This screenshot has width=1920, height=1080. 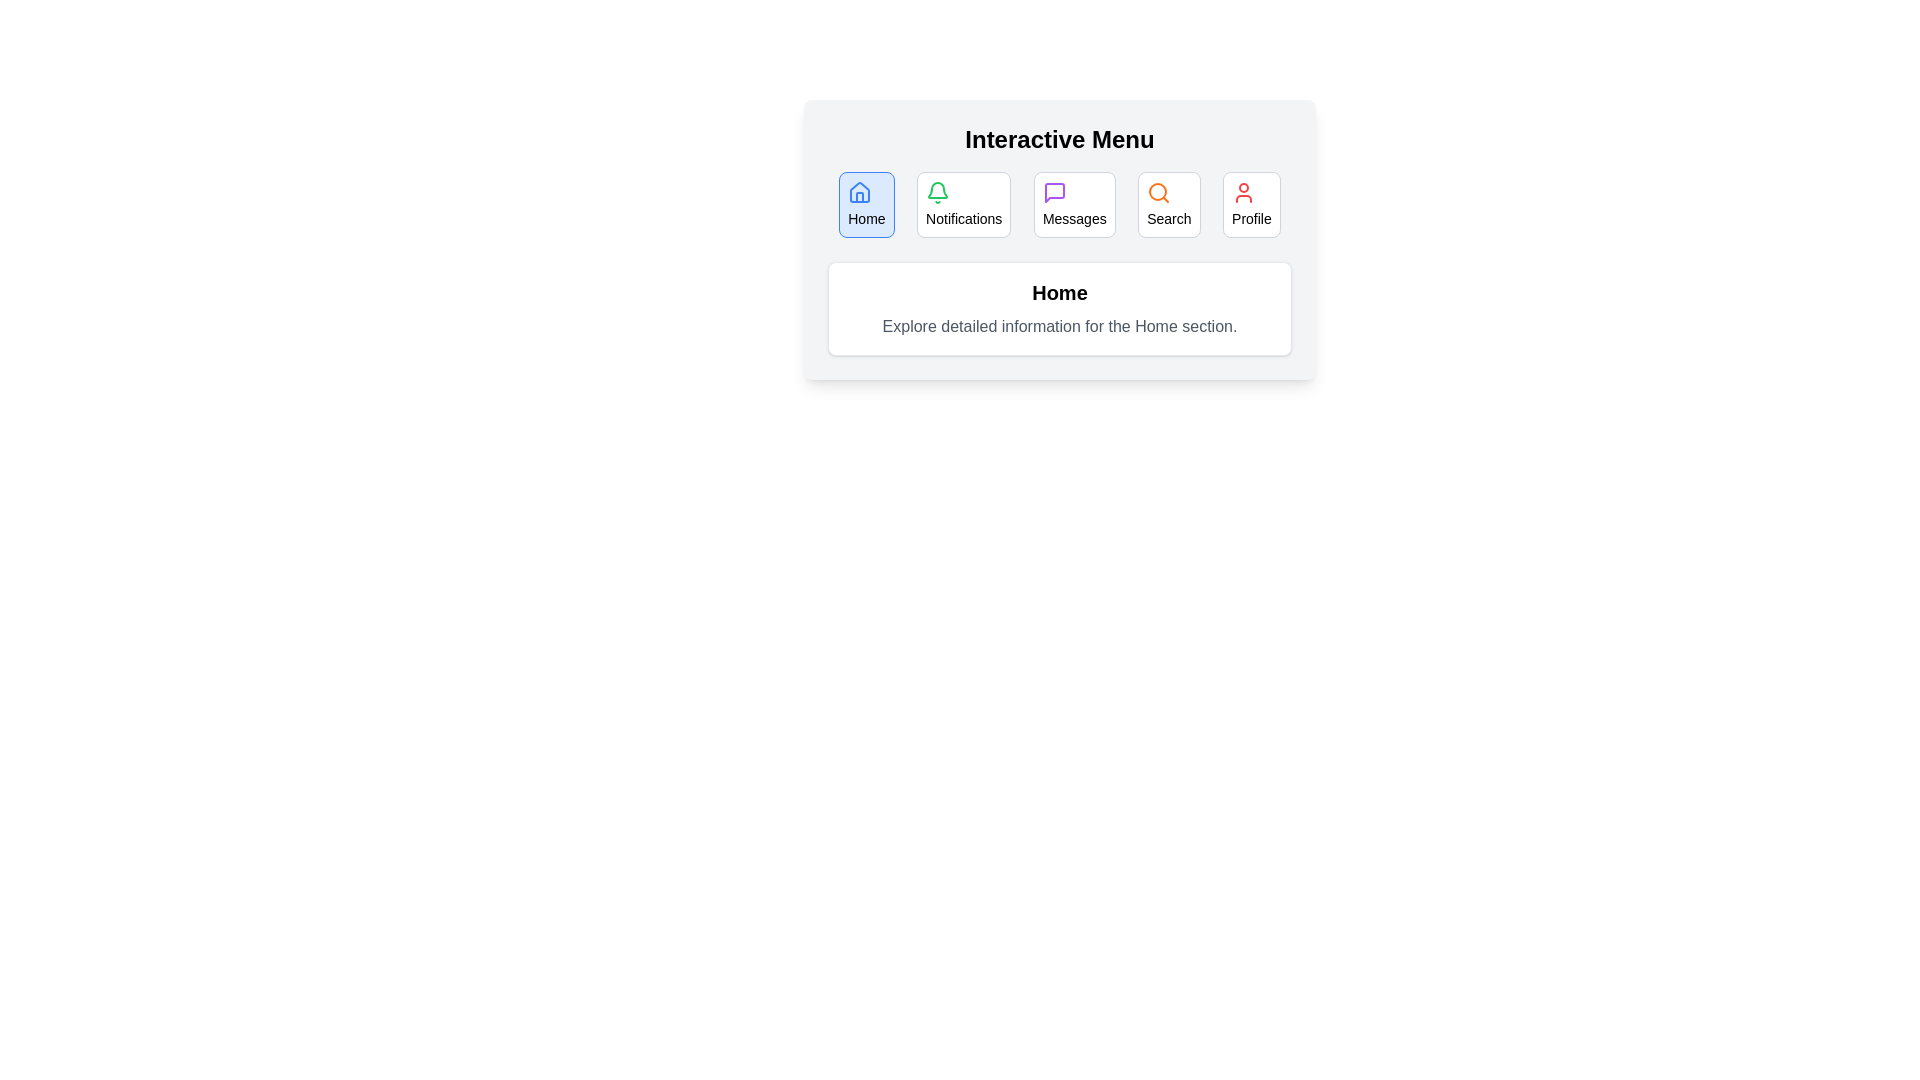 What do you see at coordinates (1169, 204) in the screenshot?
I see `the fourth button from the left in the horizontally aligned menu bar to initiate a search operation` at bounding box center [1169, 204].